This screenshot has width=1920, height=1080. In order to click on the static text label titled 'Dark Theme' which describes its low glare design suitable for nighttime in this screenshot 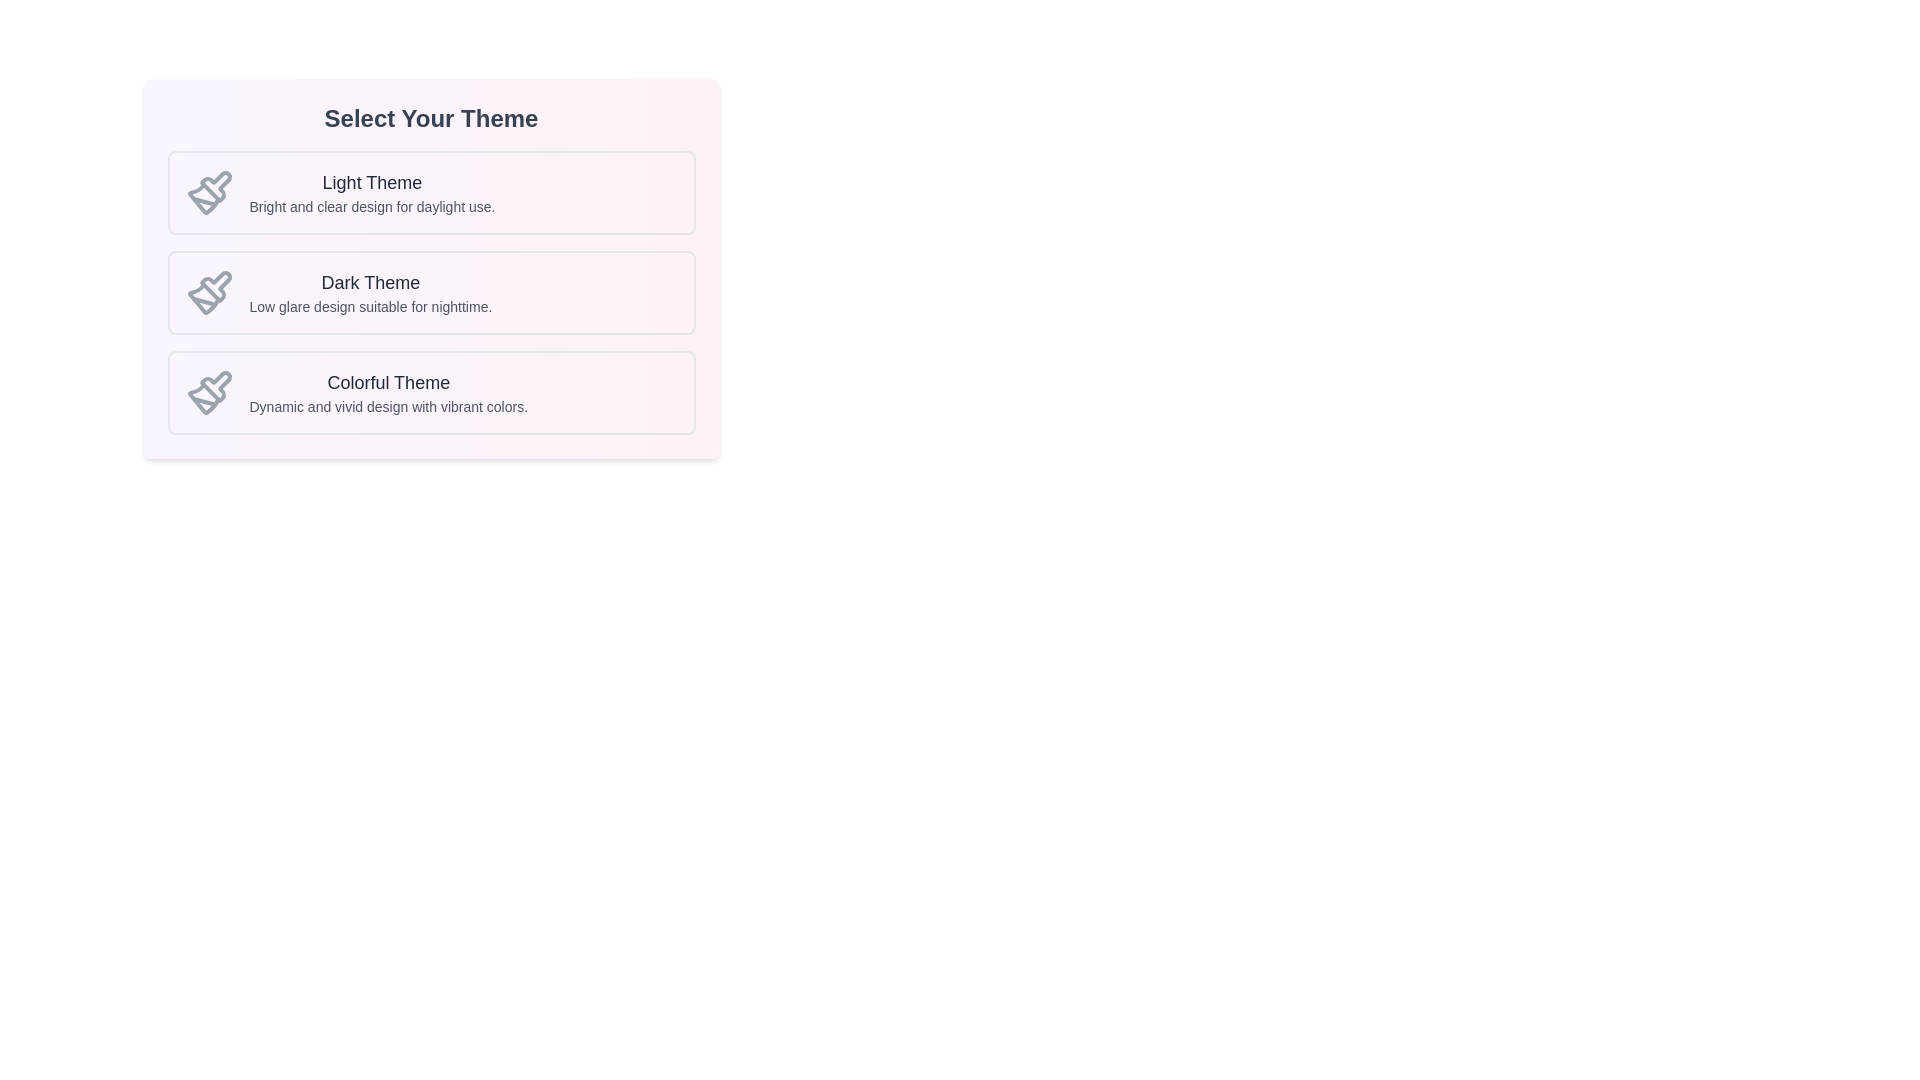, I will do `click(370, 293)`.